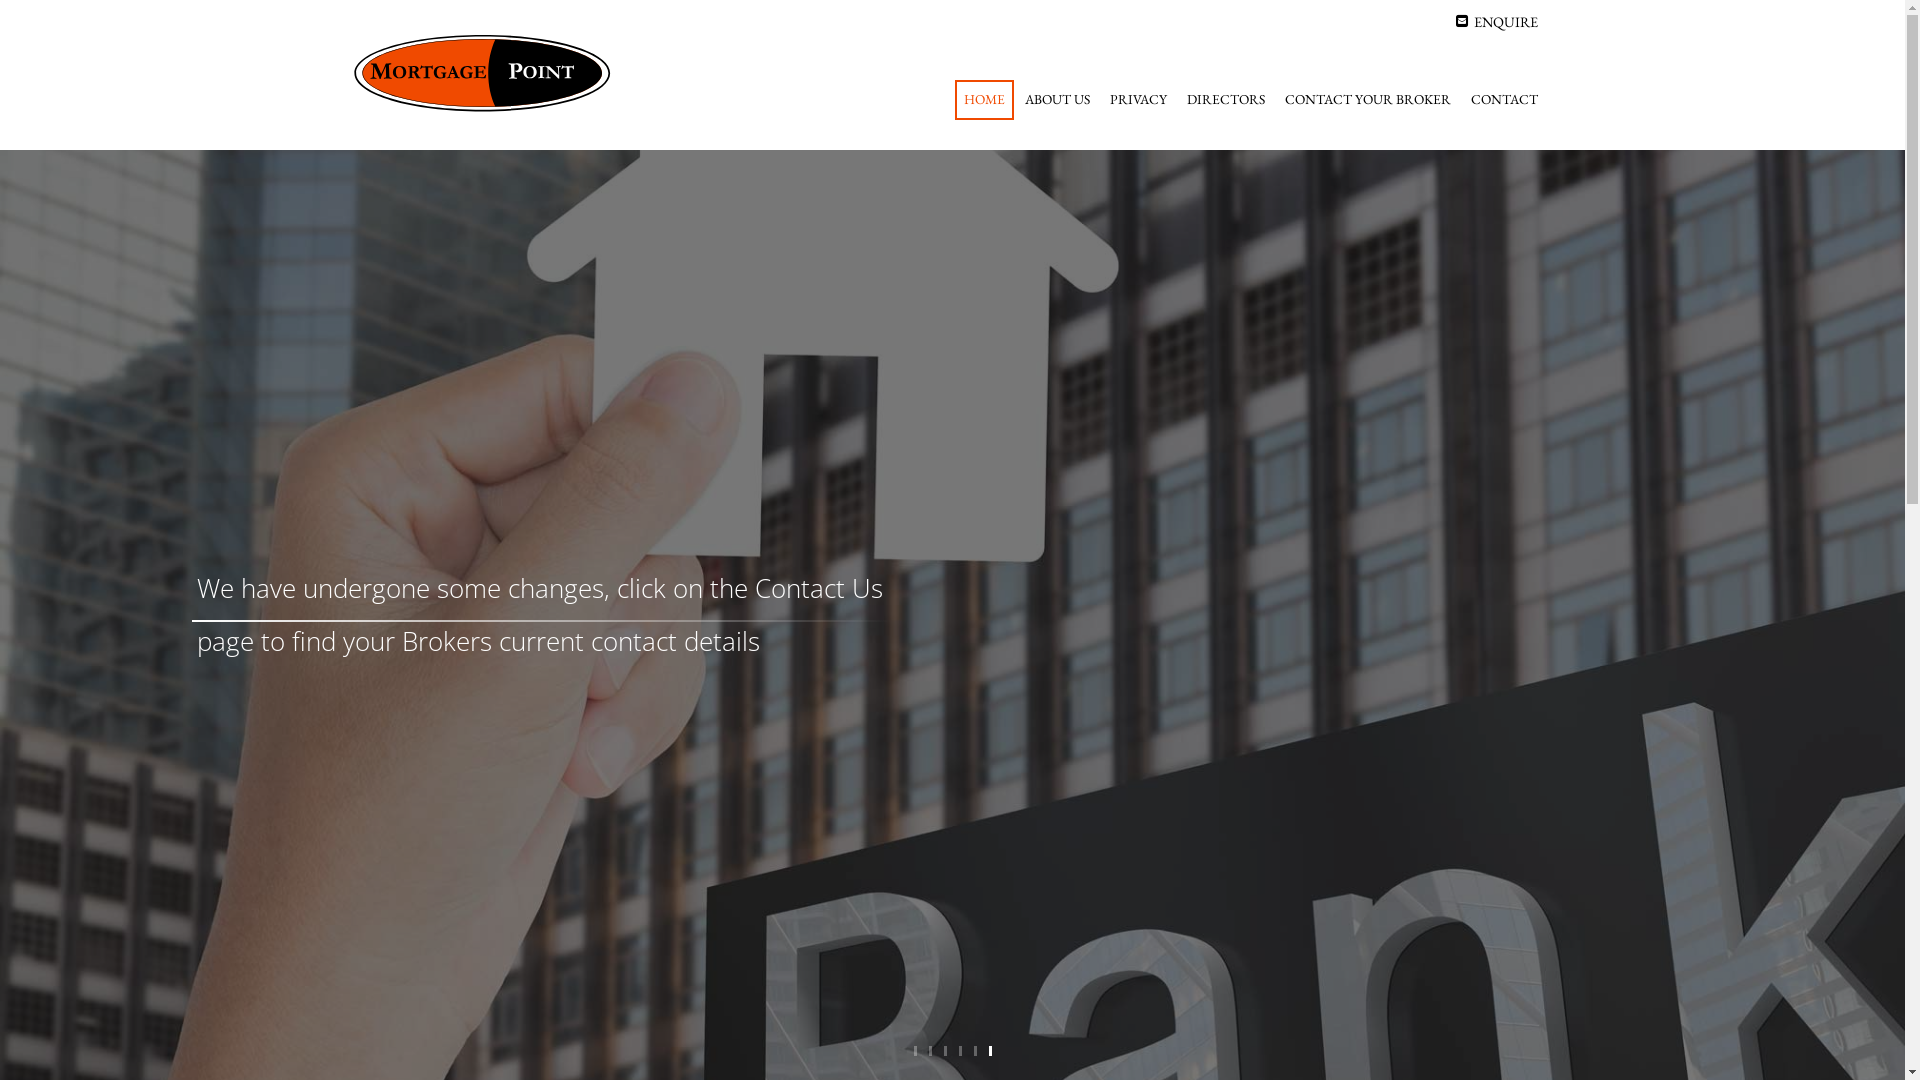  I want to click on 'CONTACT', so click(1504, 100).